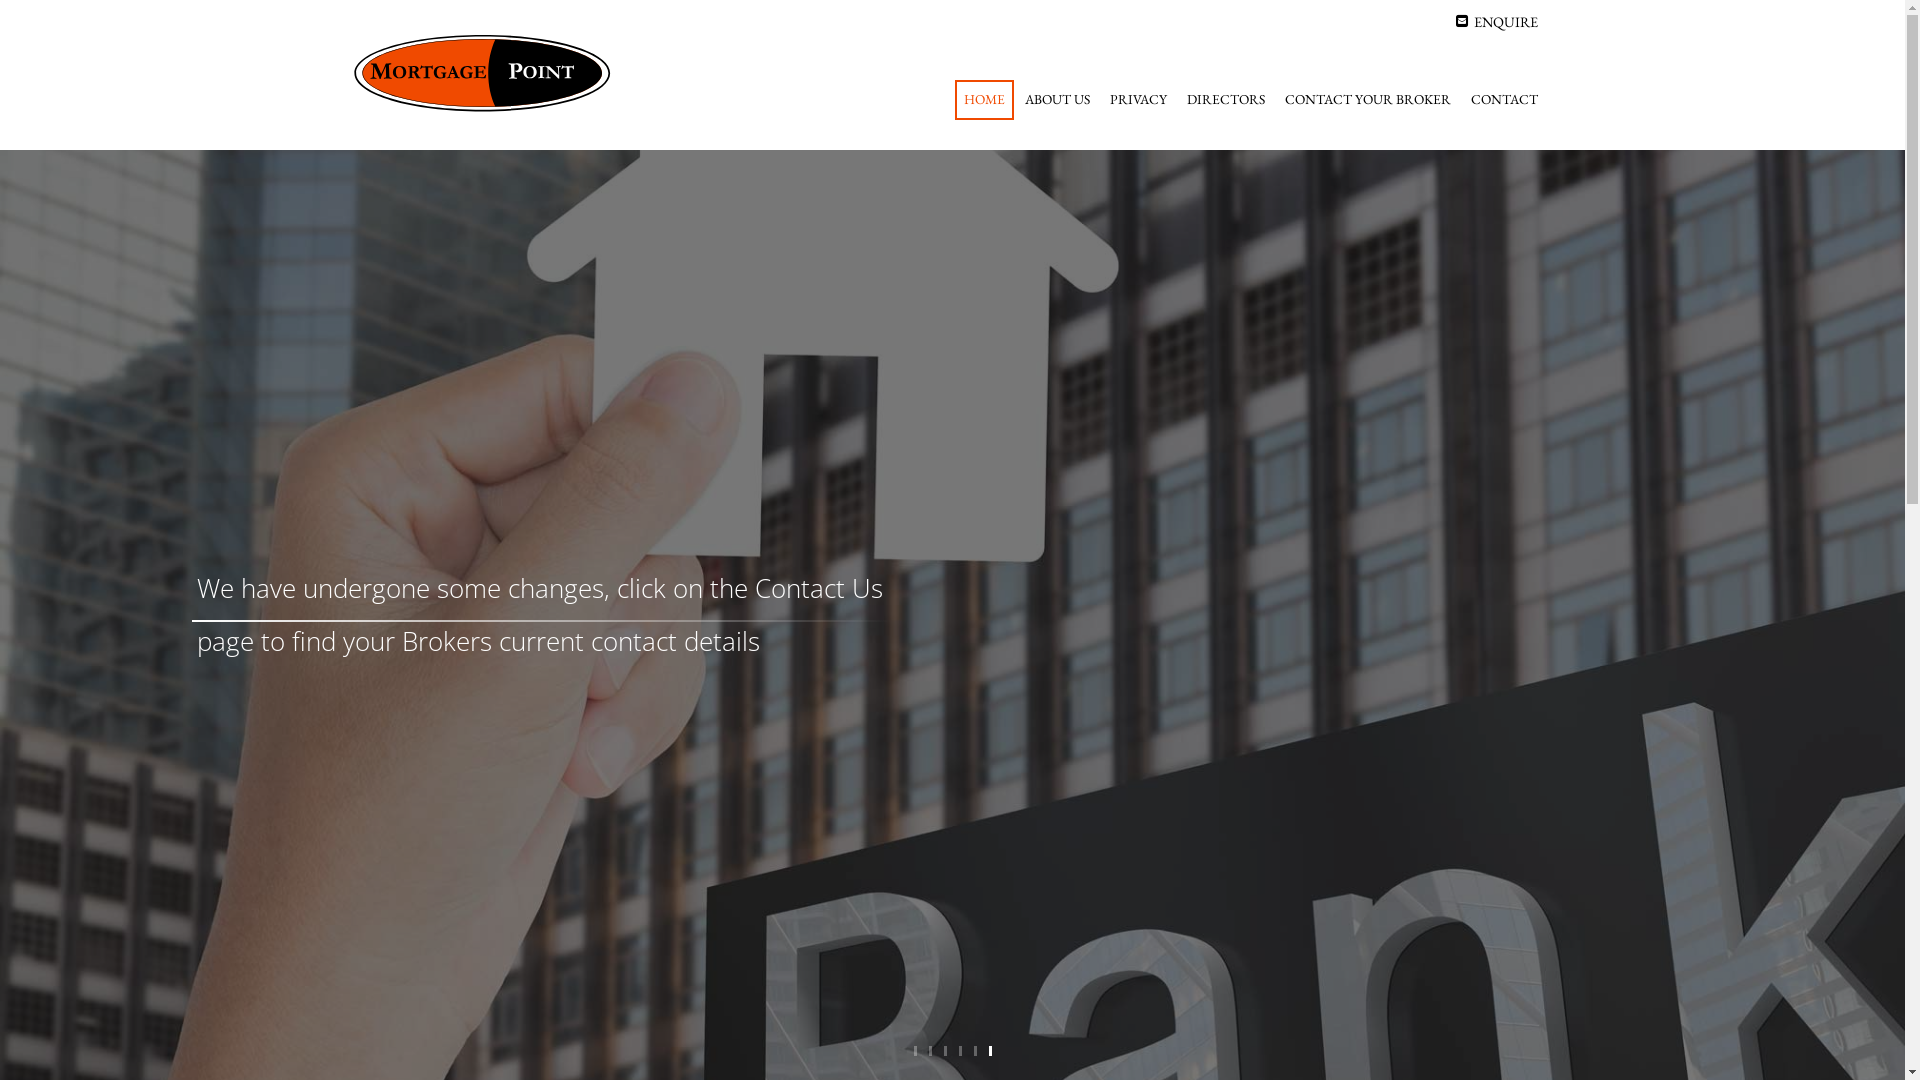  I want to click on 'CONTACT', so click(1504, 100).